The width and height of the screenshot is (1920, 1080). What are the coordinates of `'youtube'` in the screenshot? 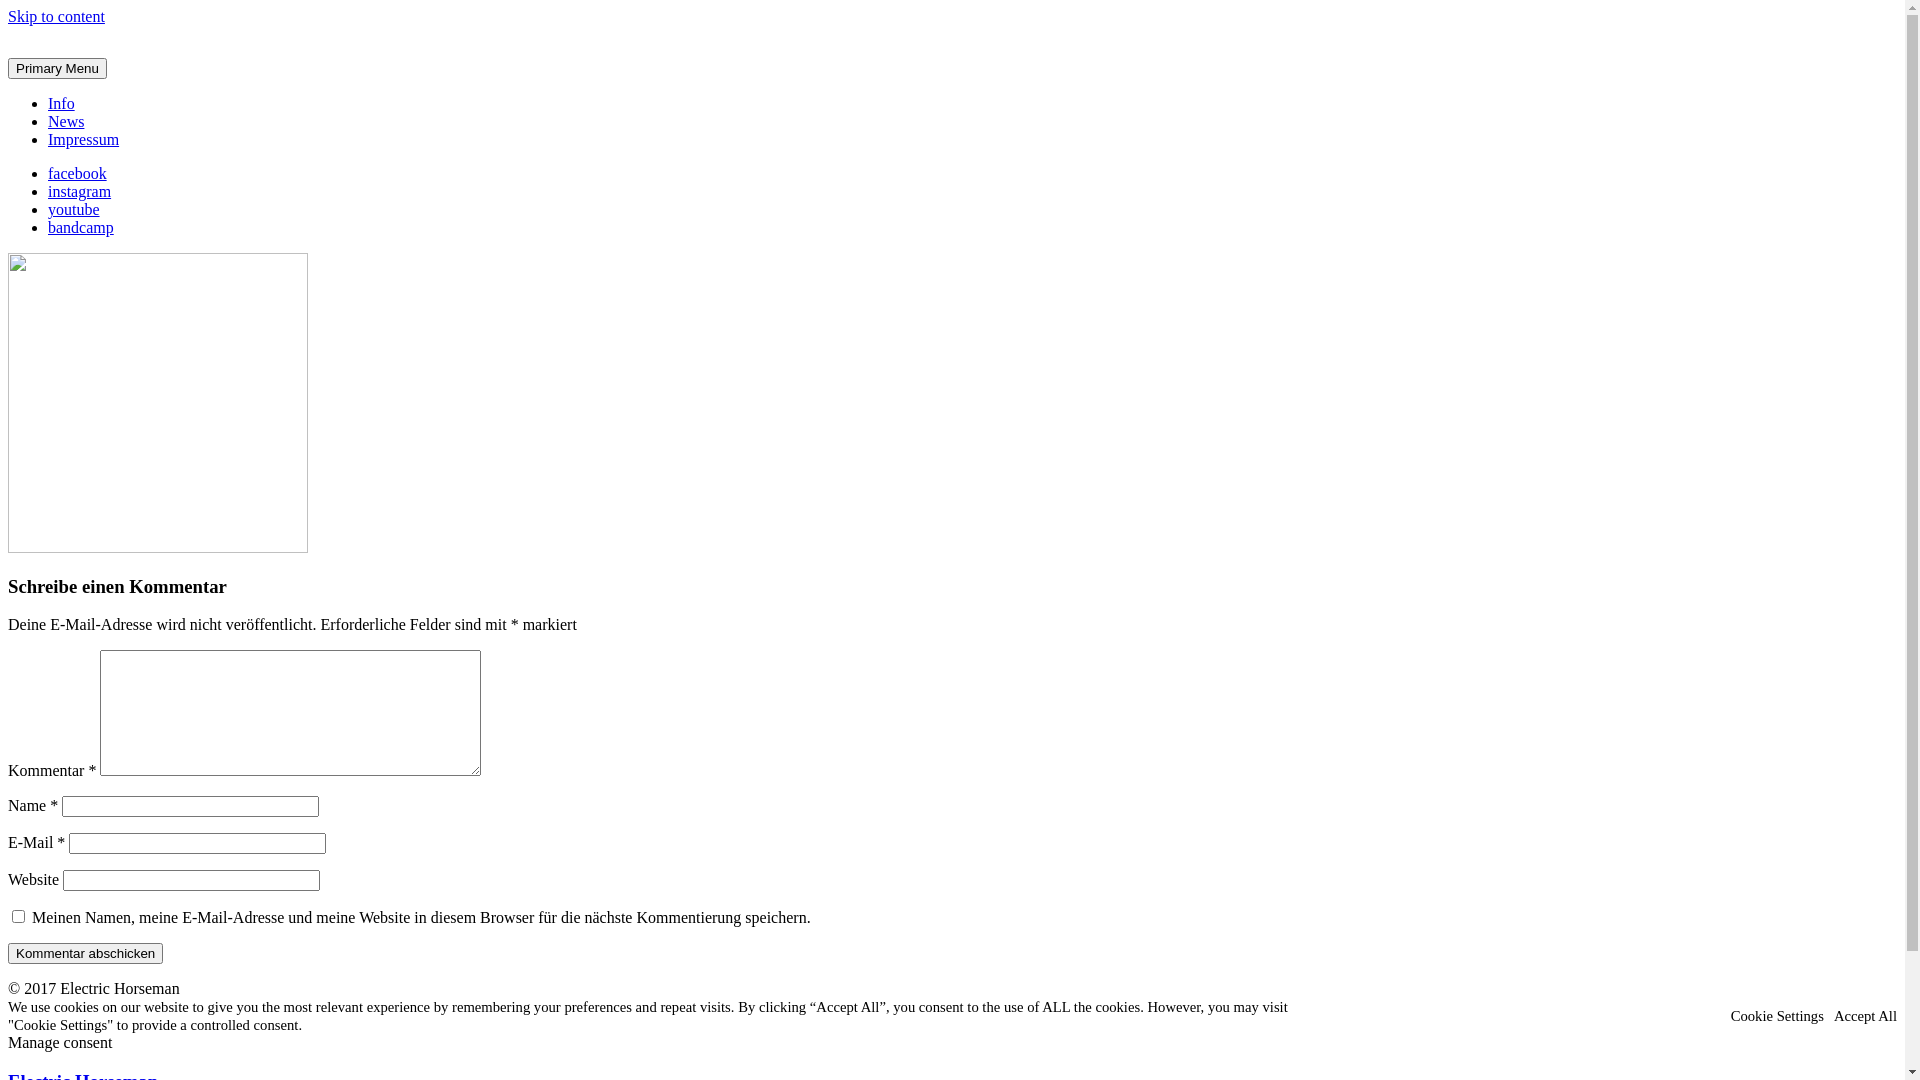 It's located at (80, 209).